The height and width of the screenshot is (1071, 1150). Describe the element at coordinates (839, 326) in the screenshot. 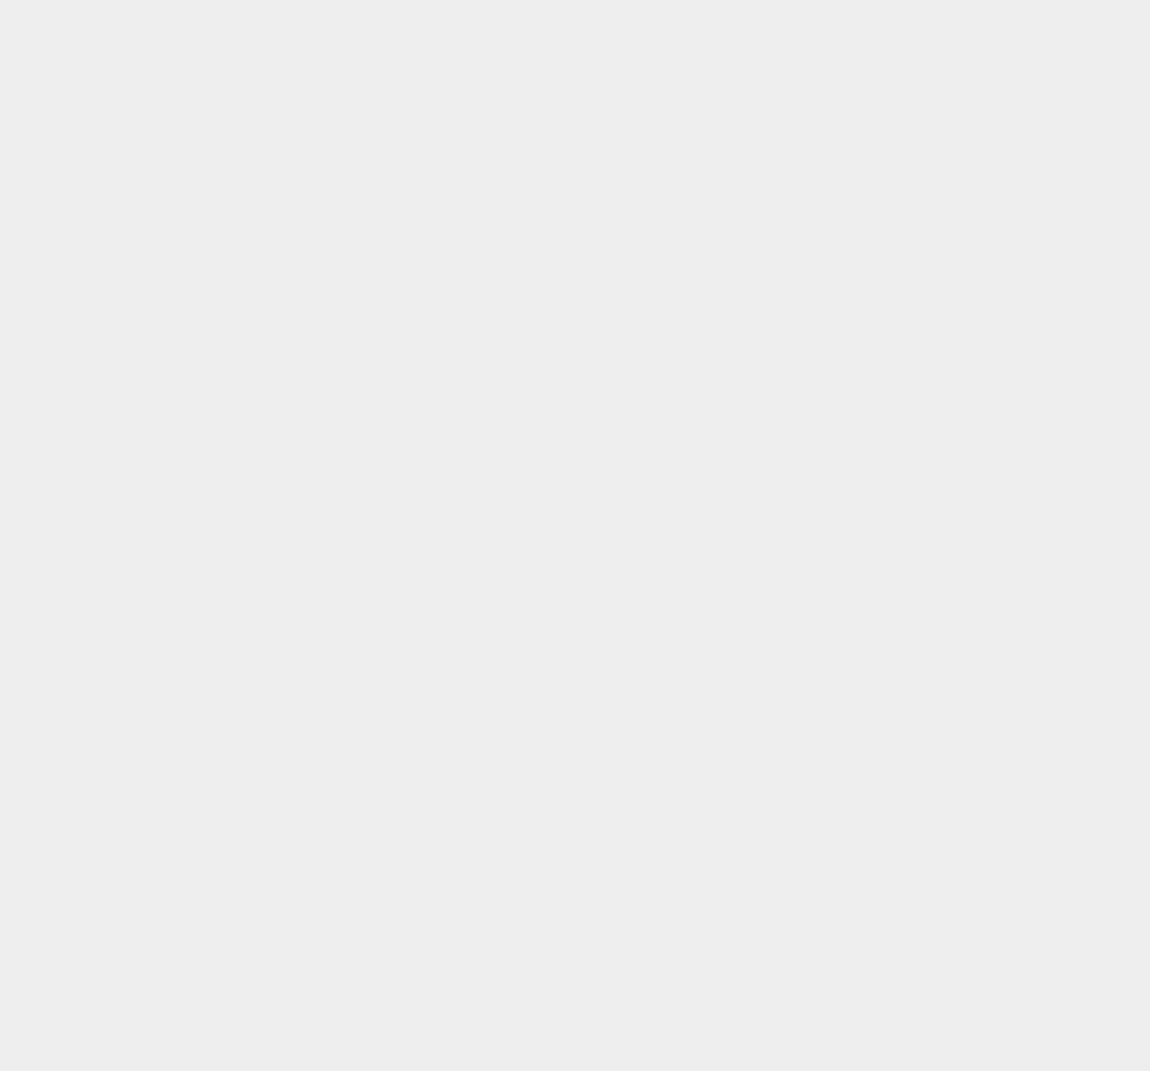

I see `'iOS 8.0.1'` at that location.